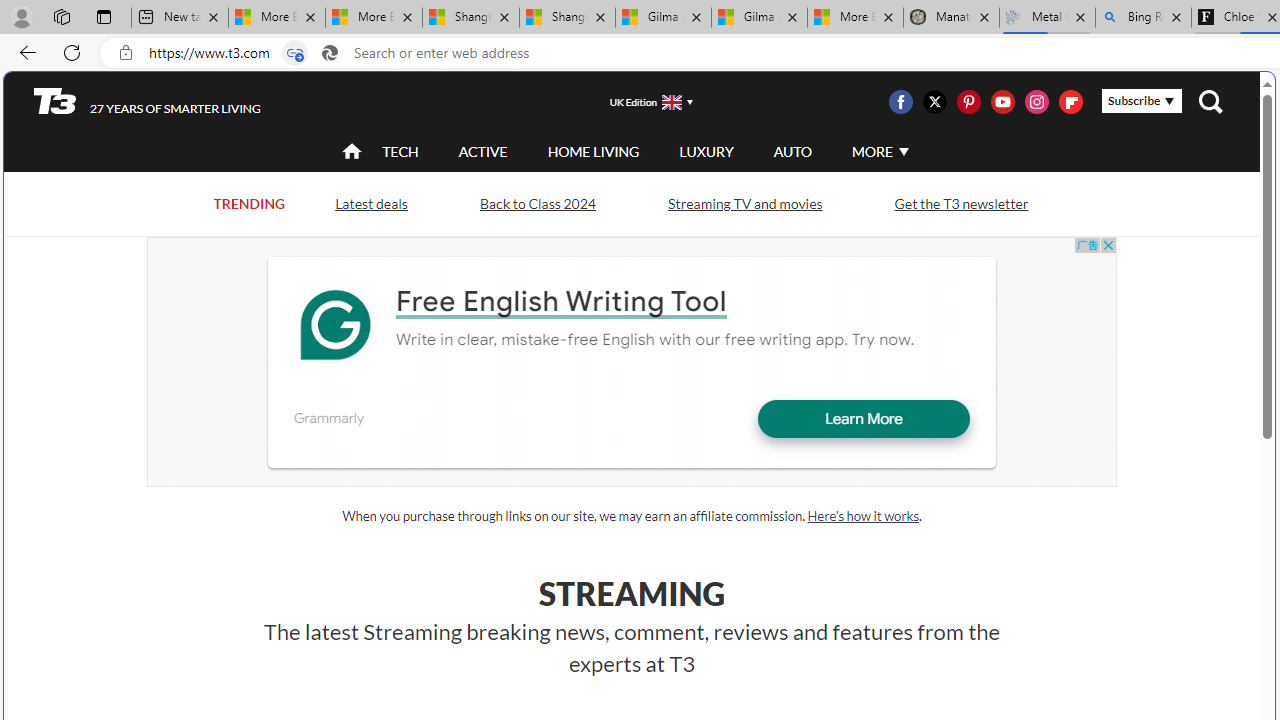 The width and height of the screenshot is (1280, 720). What do you see at coordinates (1002, 101) in the screenshot?
I see `'Visit us on Youtube'` at bounding box center [1002, 101].